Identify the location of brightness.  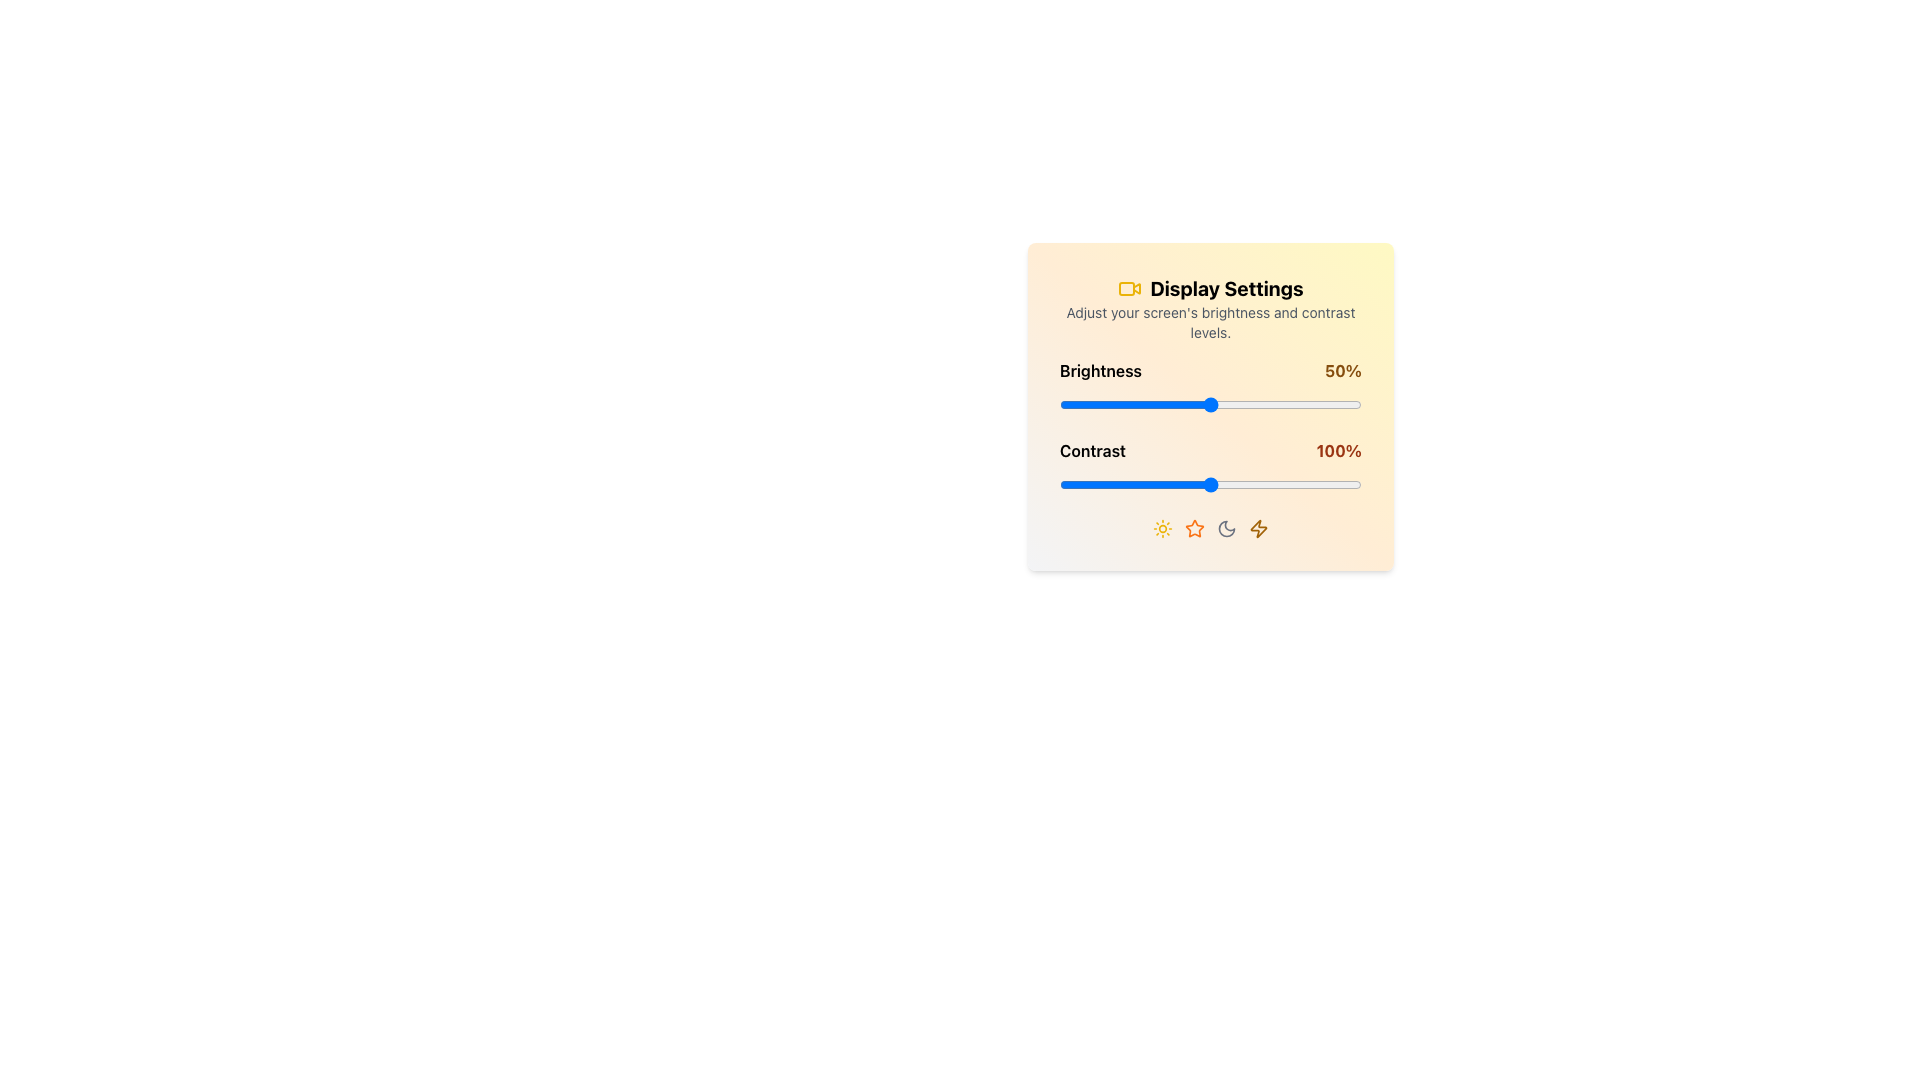
(1098, 405).